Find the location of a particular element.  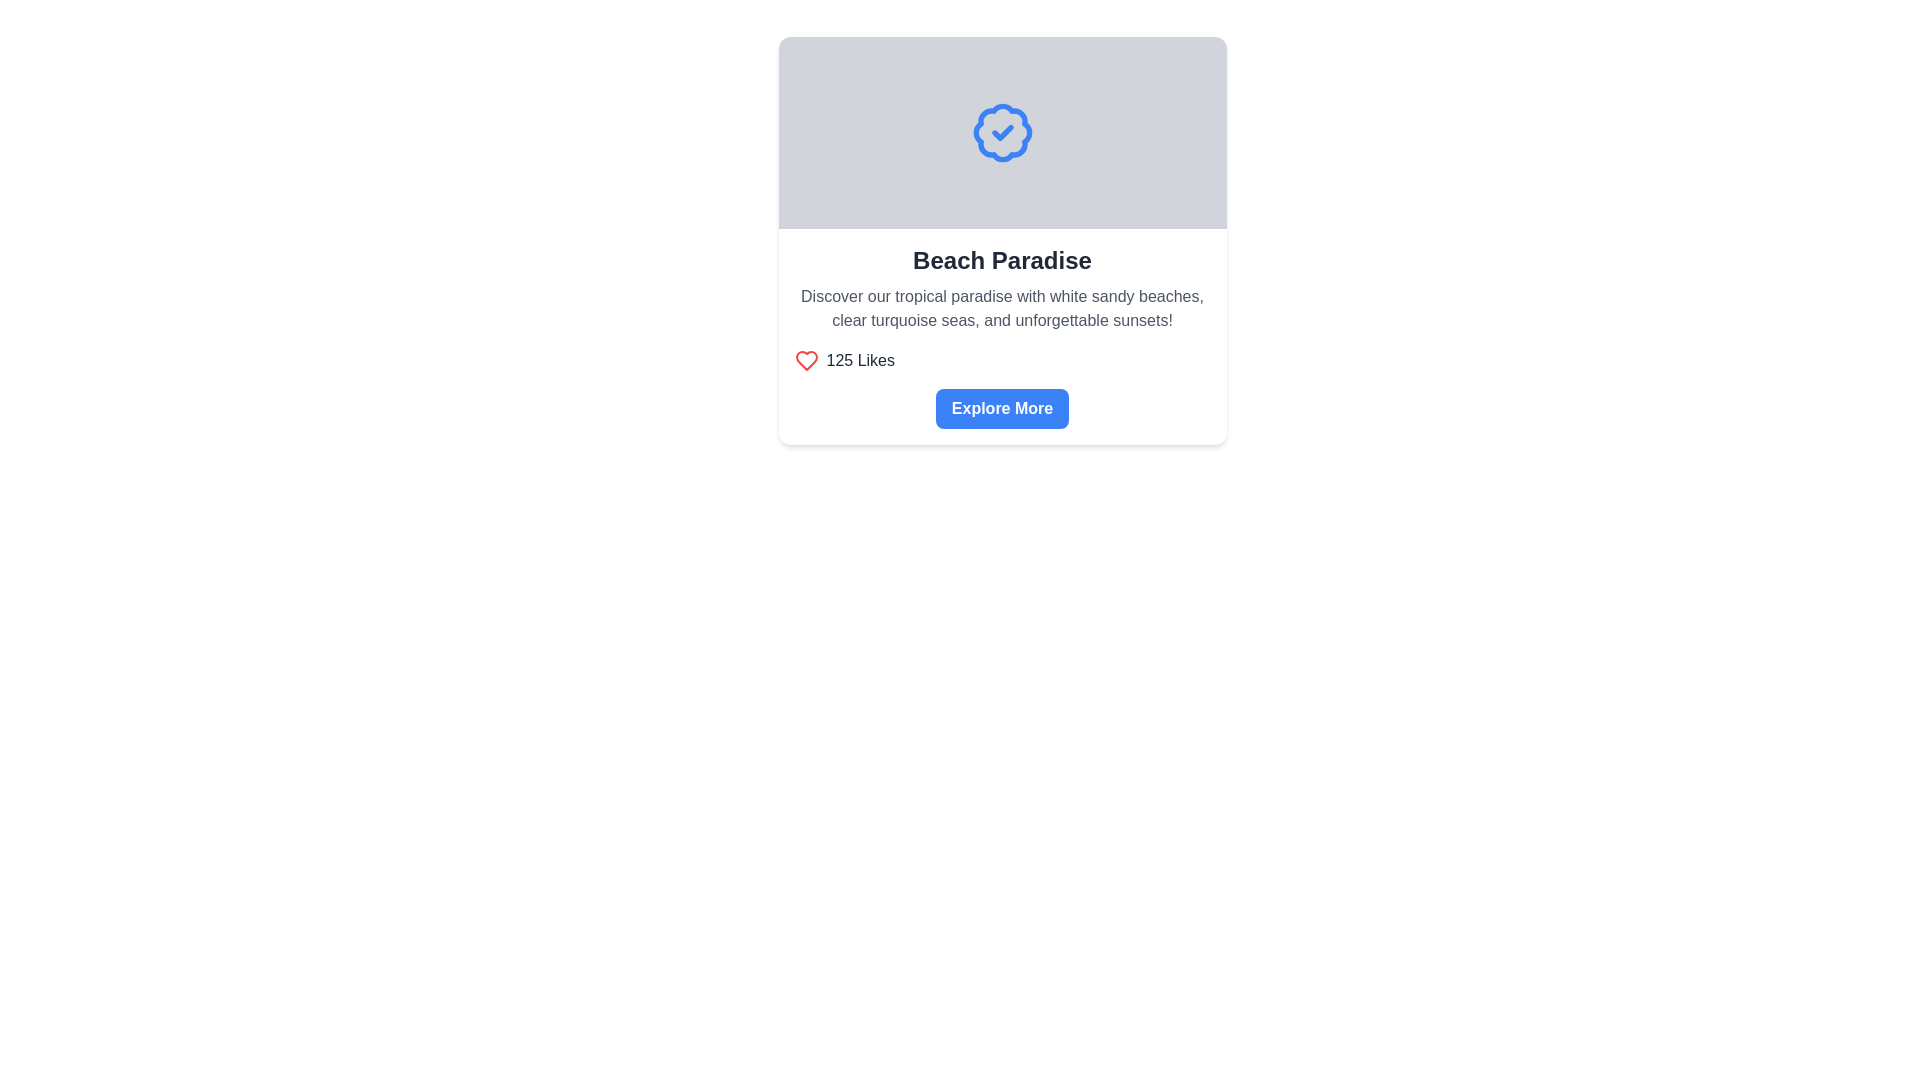

the 'Explore More' button located at the bottom center of the card layout is located at coordinates (1002, 407).